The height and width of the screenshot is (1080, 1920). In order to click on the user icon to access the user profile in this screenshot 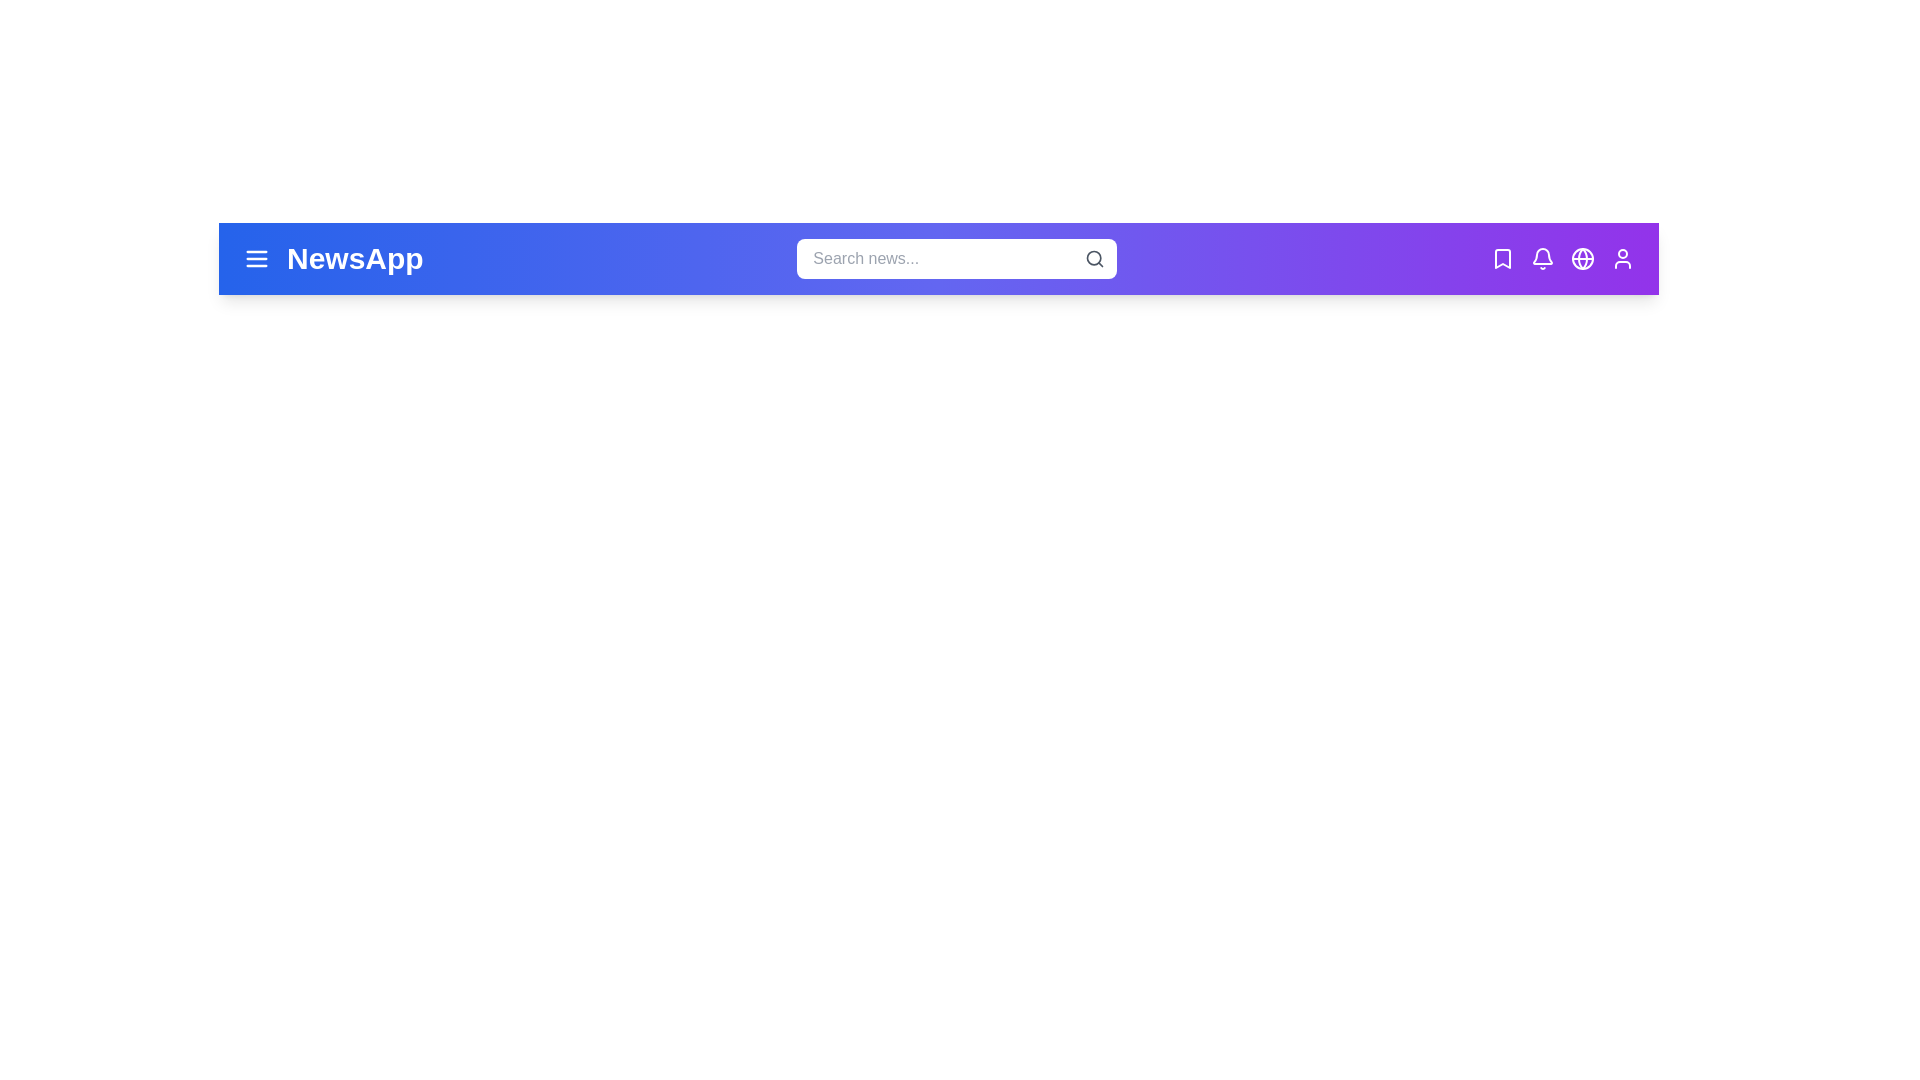, I will do `click(1622, 257)`.